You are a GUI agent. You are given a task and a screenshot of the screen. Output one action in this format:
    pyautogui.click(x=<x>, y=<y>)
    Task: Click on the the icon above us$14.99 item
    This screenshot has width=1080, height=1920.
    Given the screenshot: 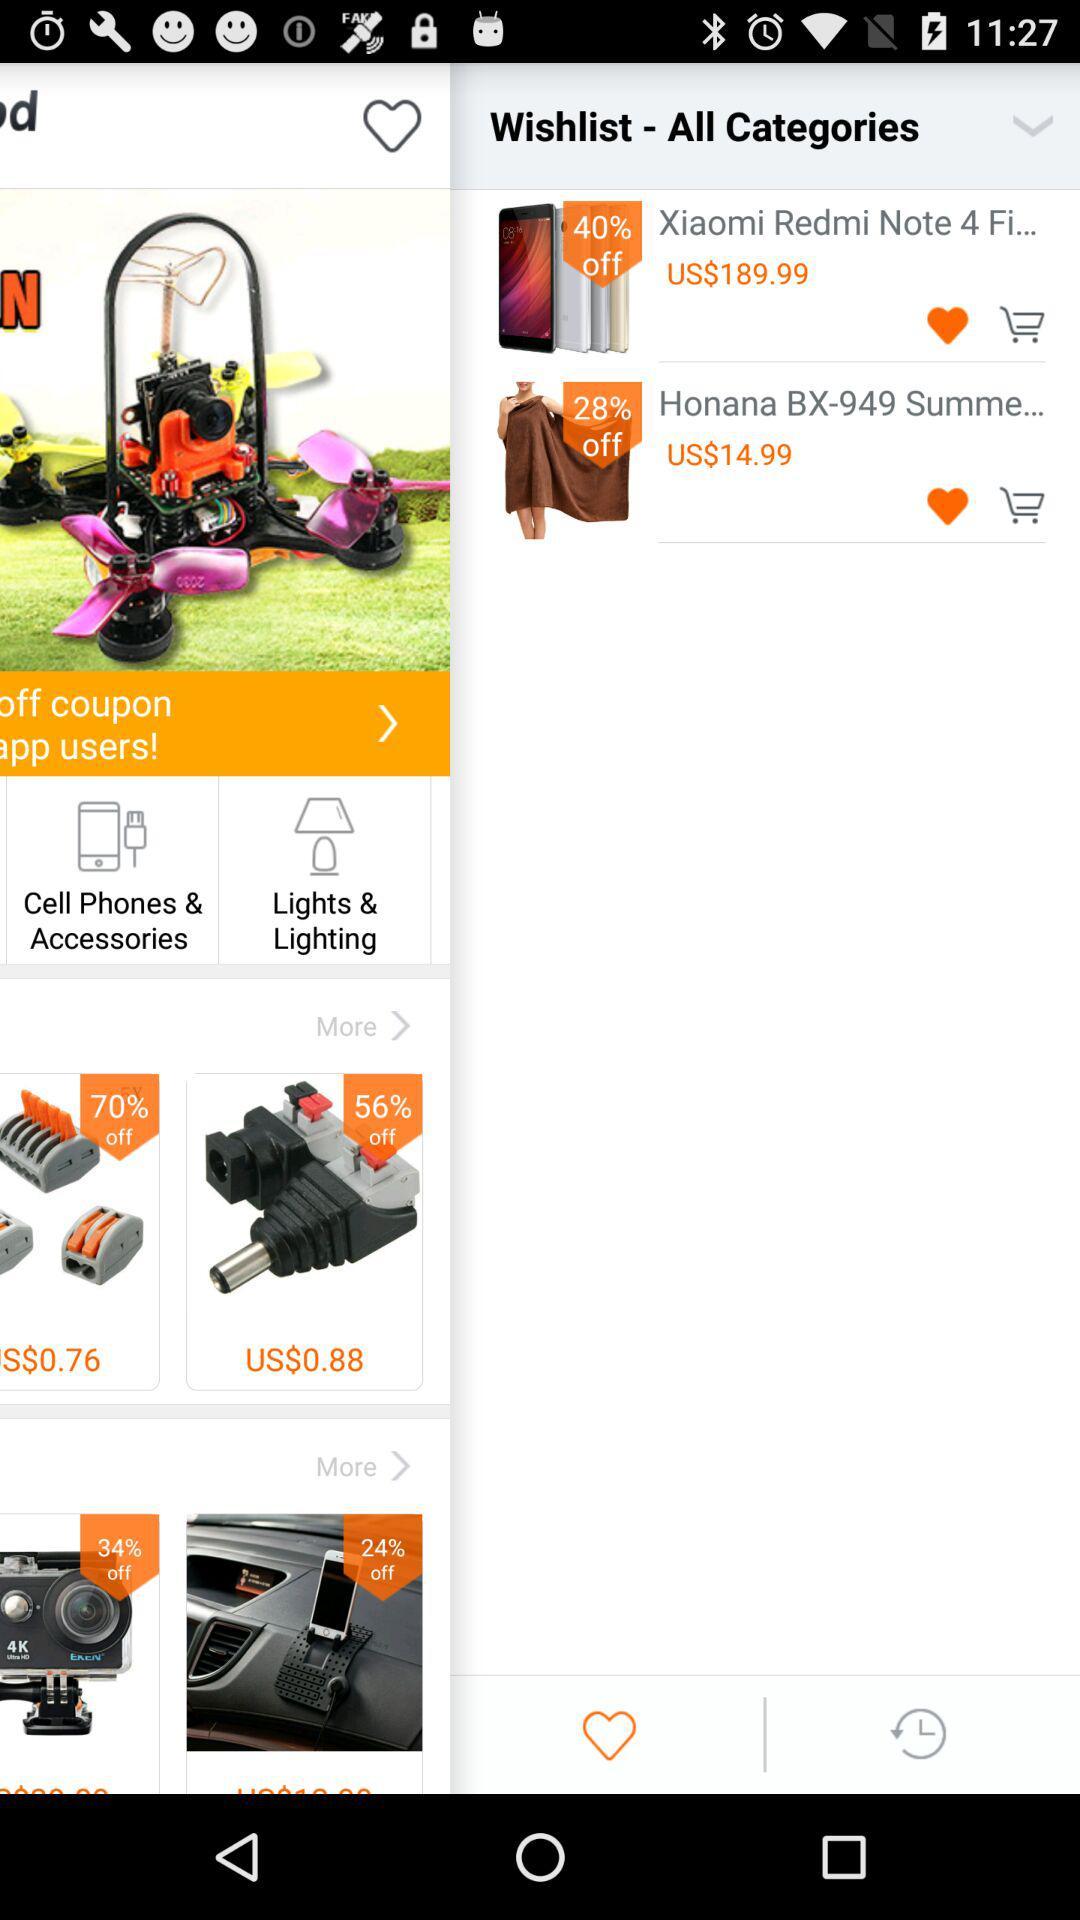 What is the action you would take?
    pyautogui.click(x=852, y=401)
    